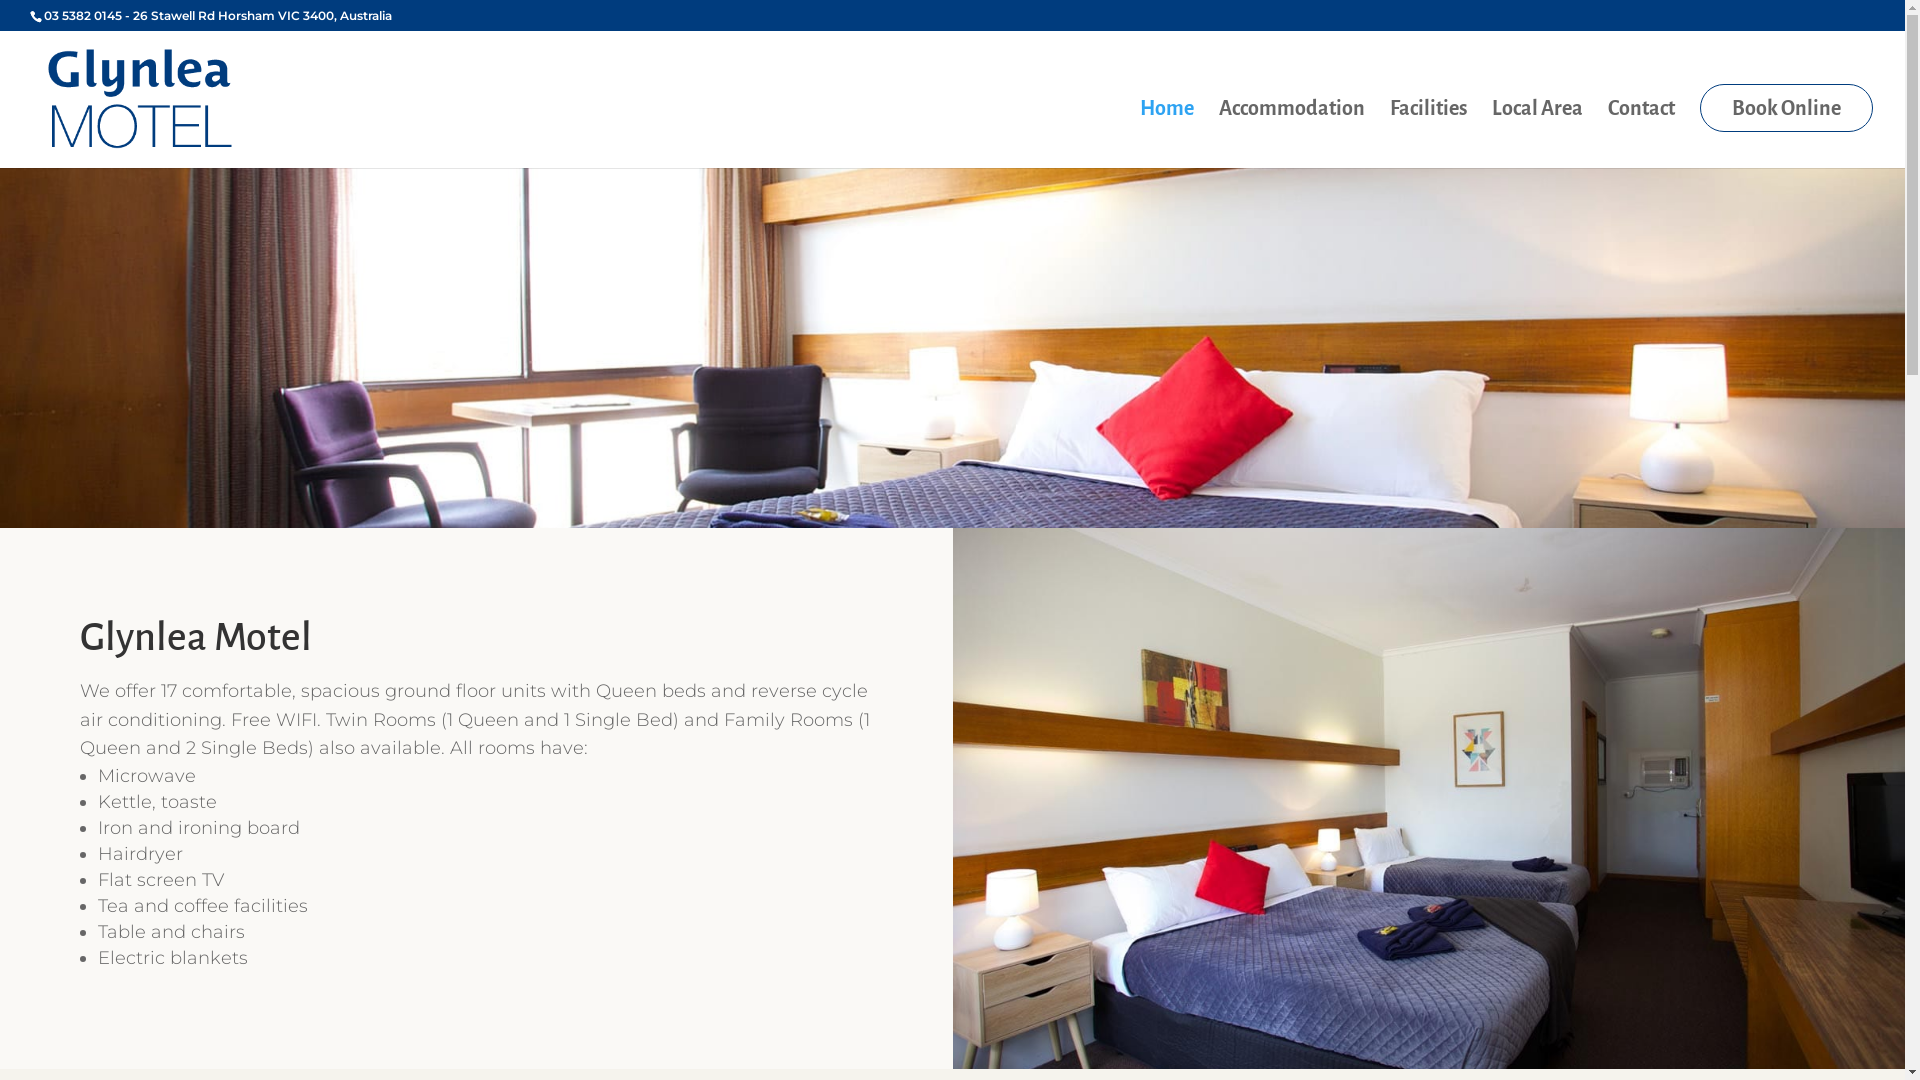 The width and height of the screenshot is (1920, 1080). What do you see at coordinates (1291, 134) in the screenshot?
I see `'Accommodation'` at bounding box center [1291, 134].